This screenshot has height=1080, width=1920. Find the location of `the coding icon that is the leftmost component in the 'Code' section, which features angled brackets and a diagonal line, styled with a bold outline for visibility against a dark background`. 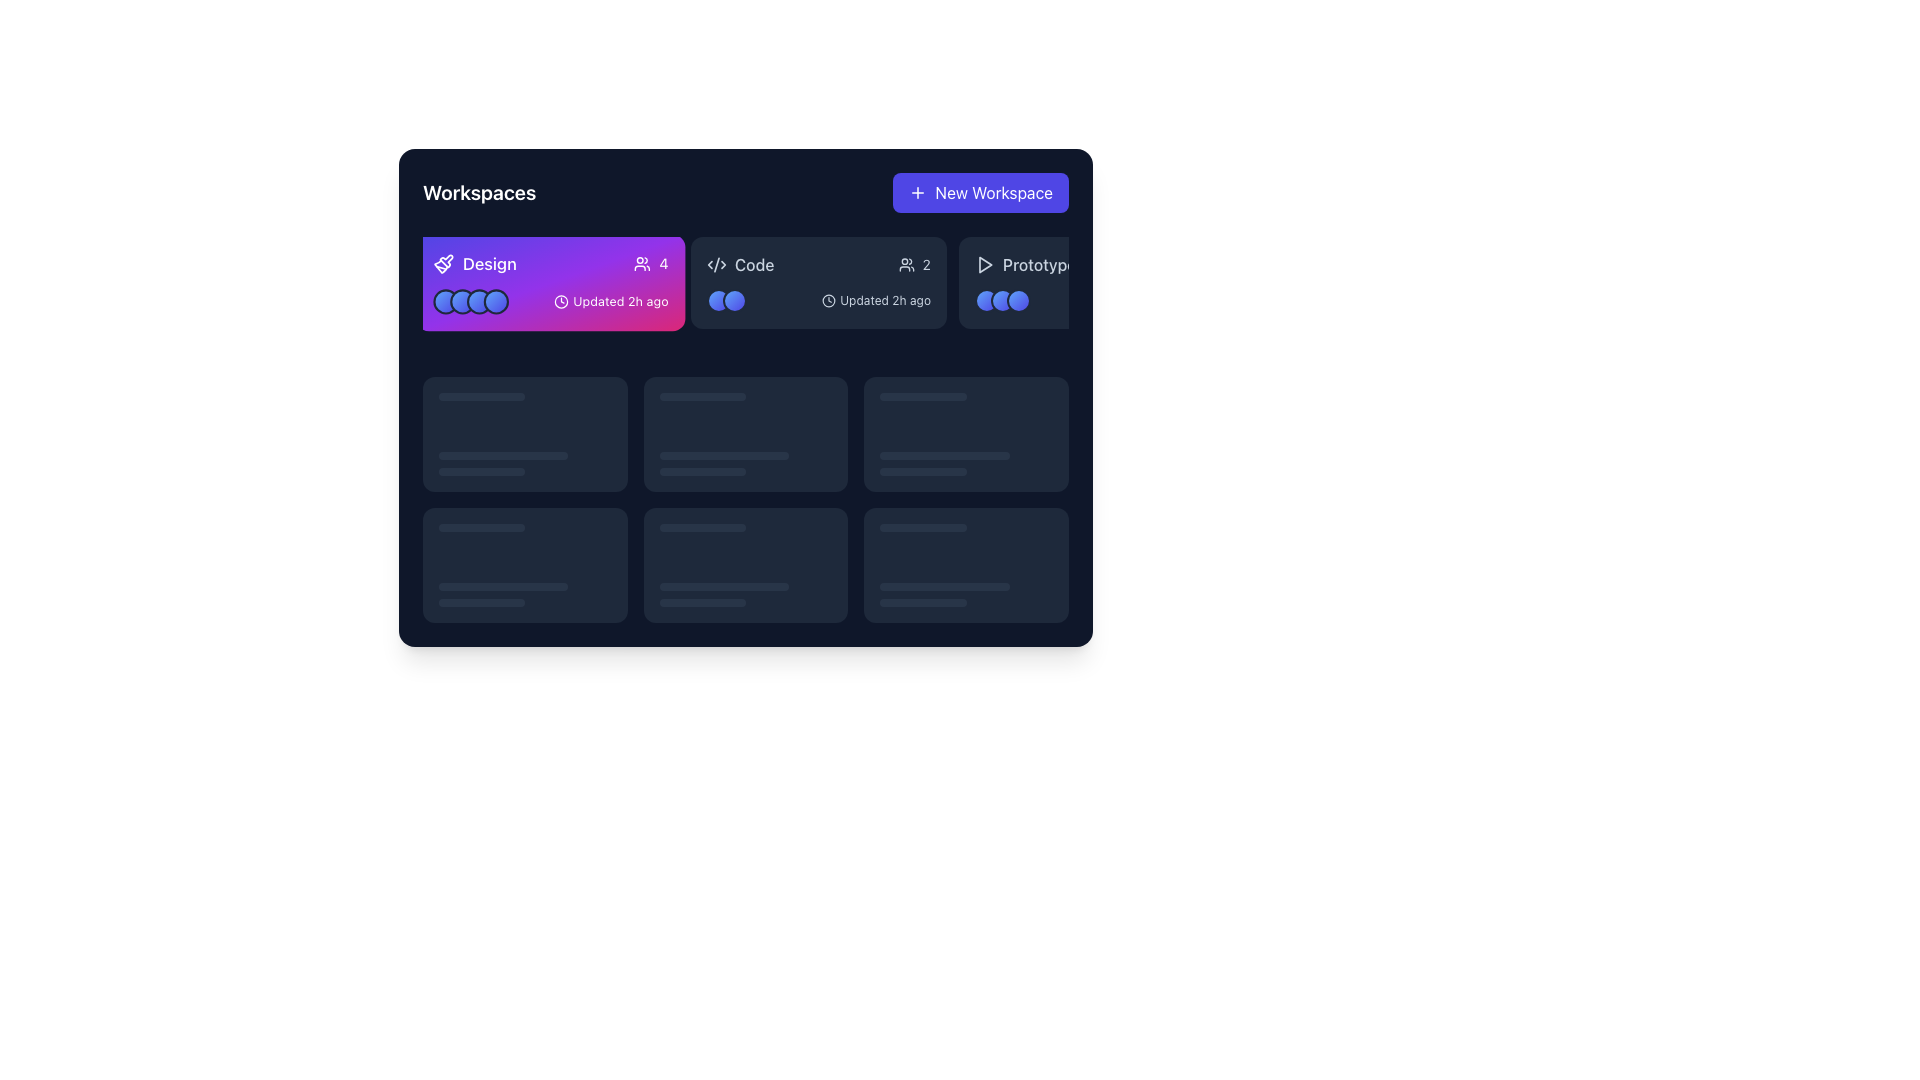

the coding icon that is the leftmost component in the 'Code' section, which features angled brackets and a diagonal line, styled with a bold outline for visibility against a dark background is located at coordinates (716, 264).